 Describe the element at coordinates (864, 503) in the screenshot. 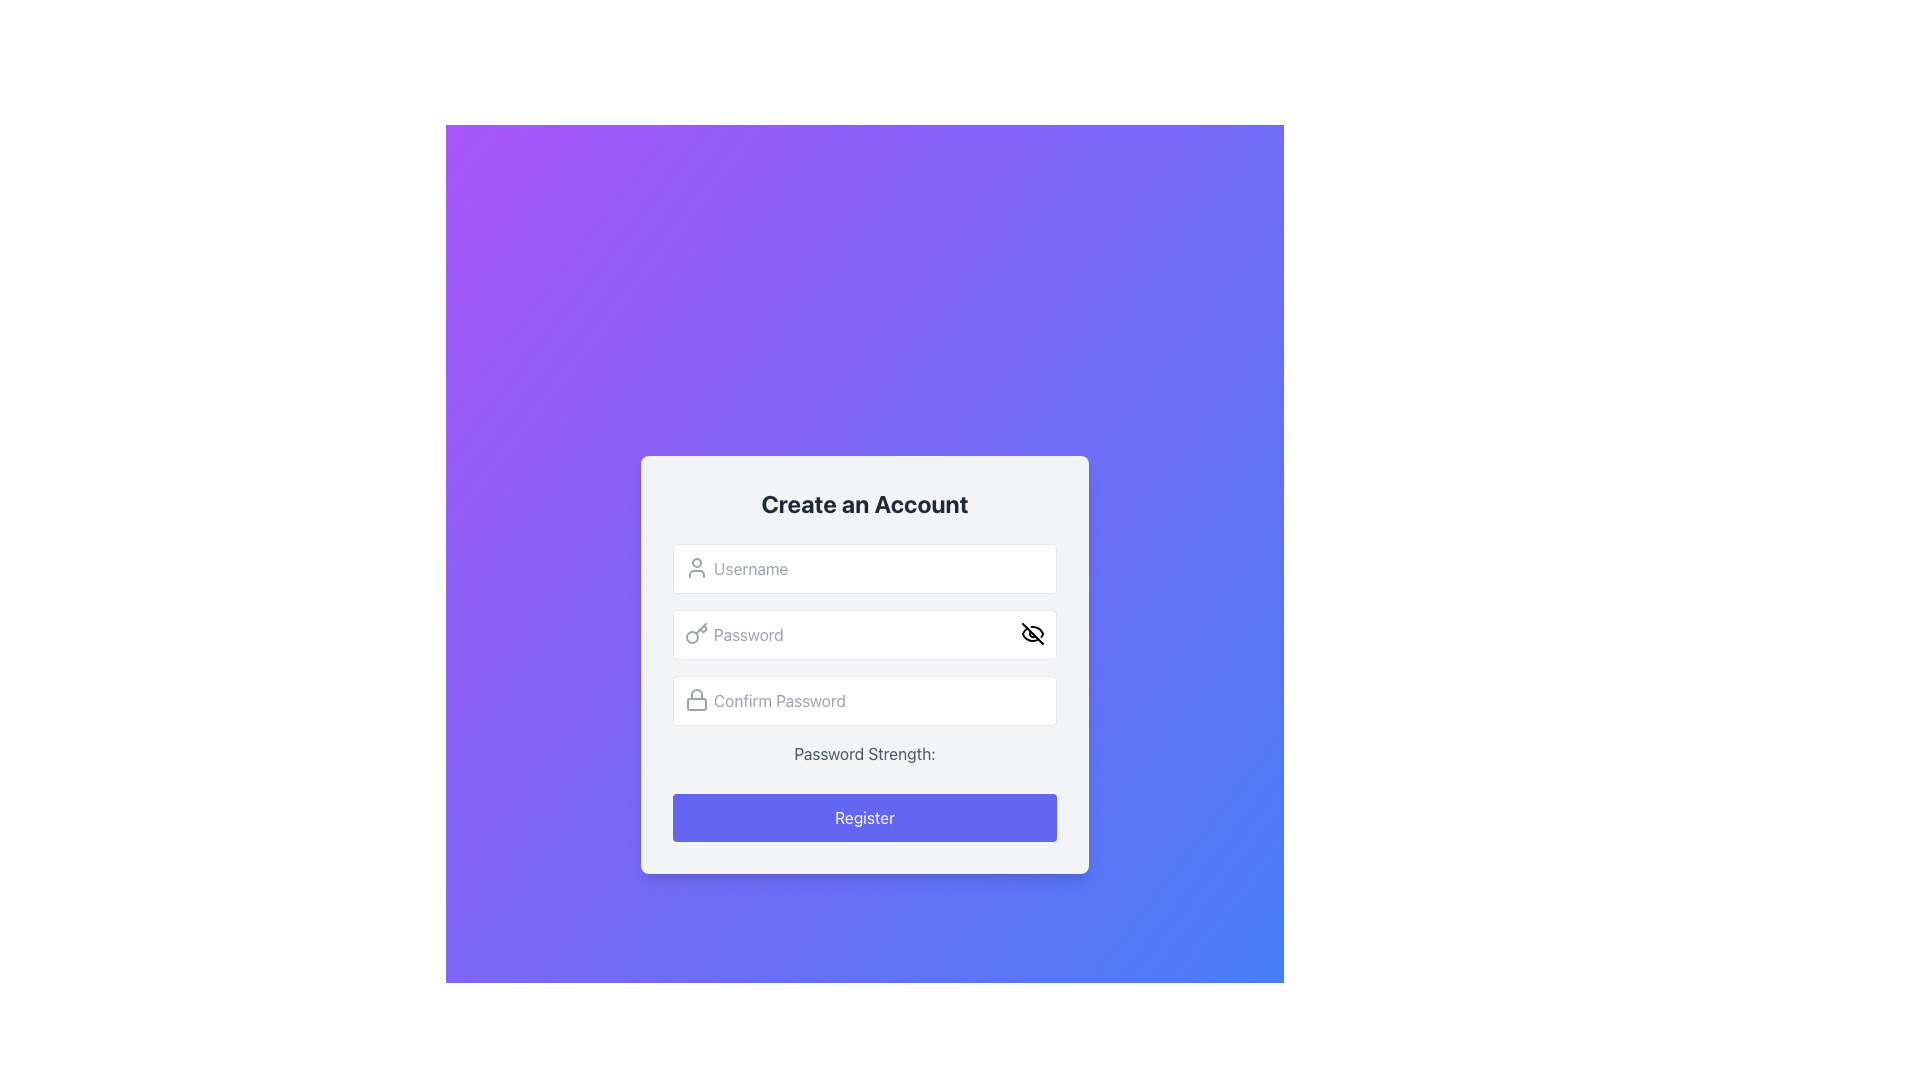

I see `the text header displaying 'Create an Account', which is styled in bold and large font on a light gray background, positioned at the top of the form component` at that location.